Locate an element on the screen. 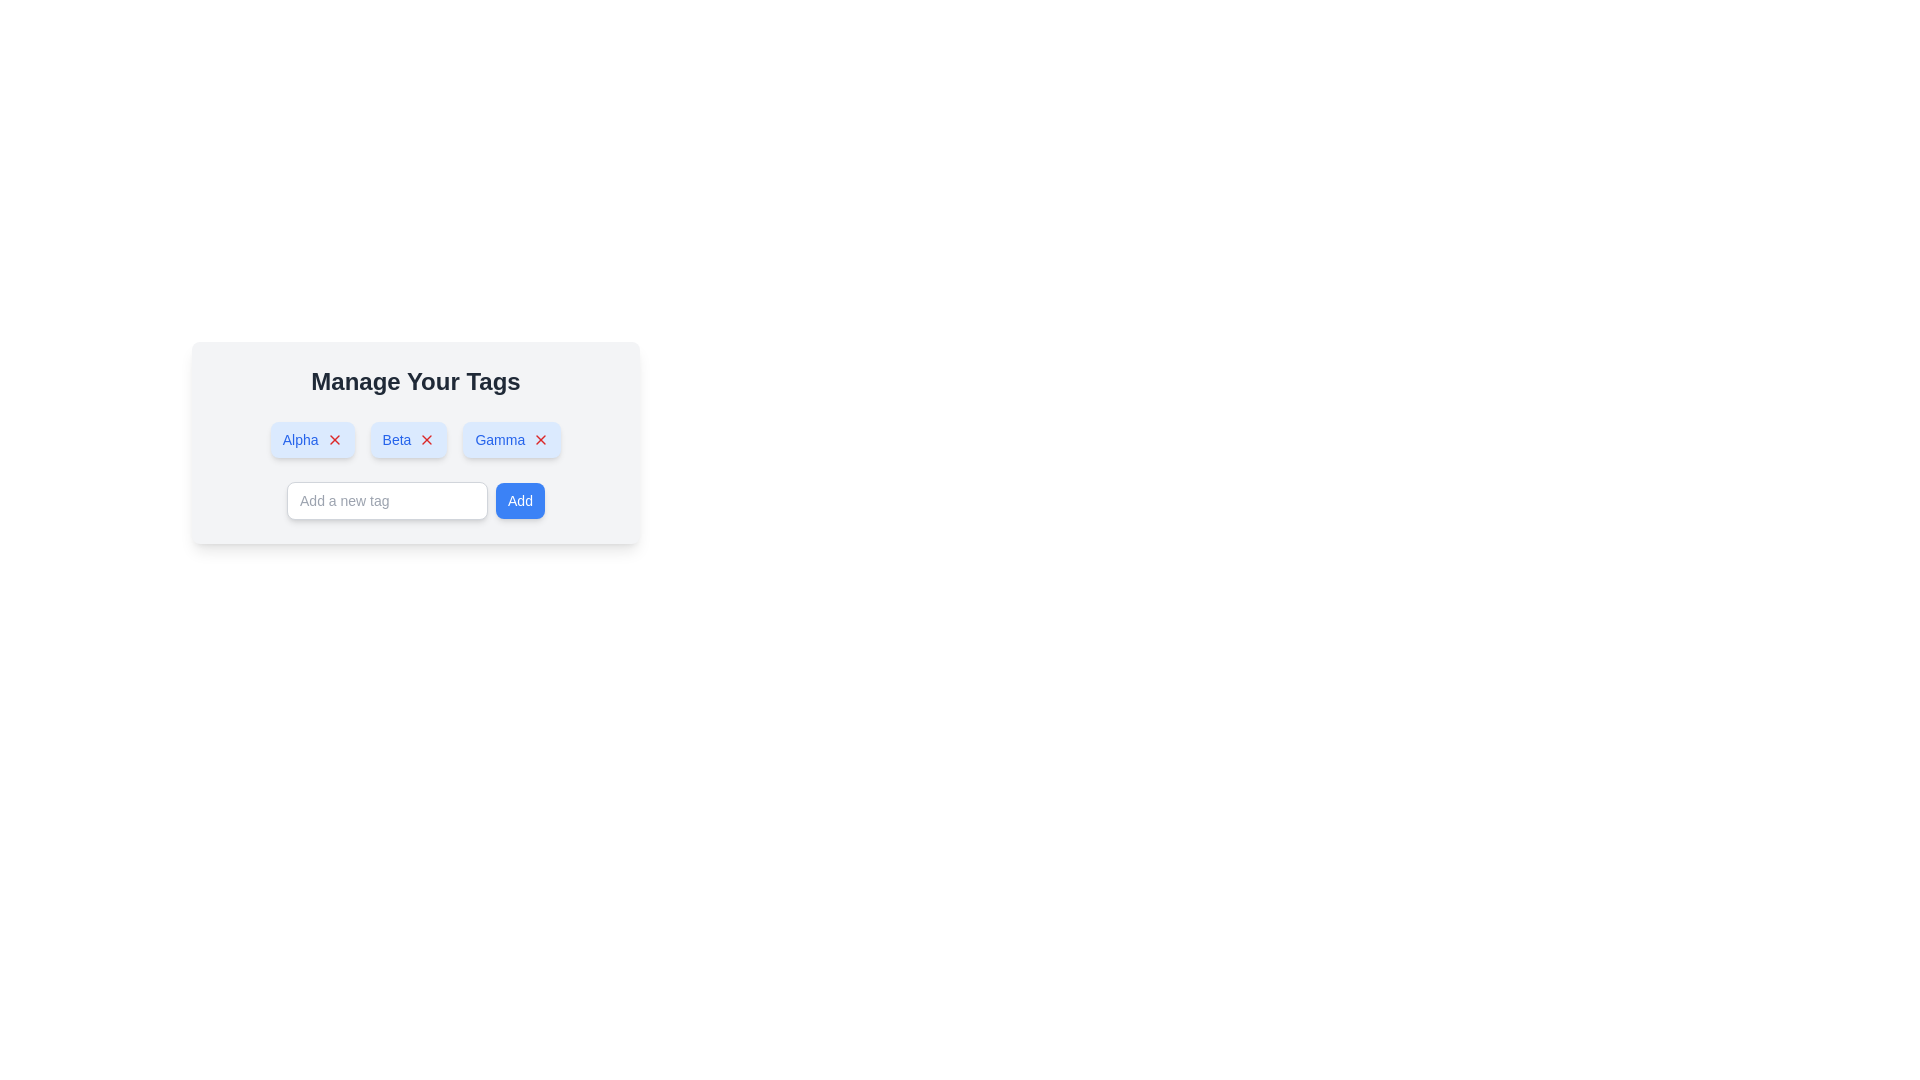 This screenshot has height=1080, width=1920. the 'Beta' button, which is a blue button labeled with white text, positioned is located at coordinates (415, 442).